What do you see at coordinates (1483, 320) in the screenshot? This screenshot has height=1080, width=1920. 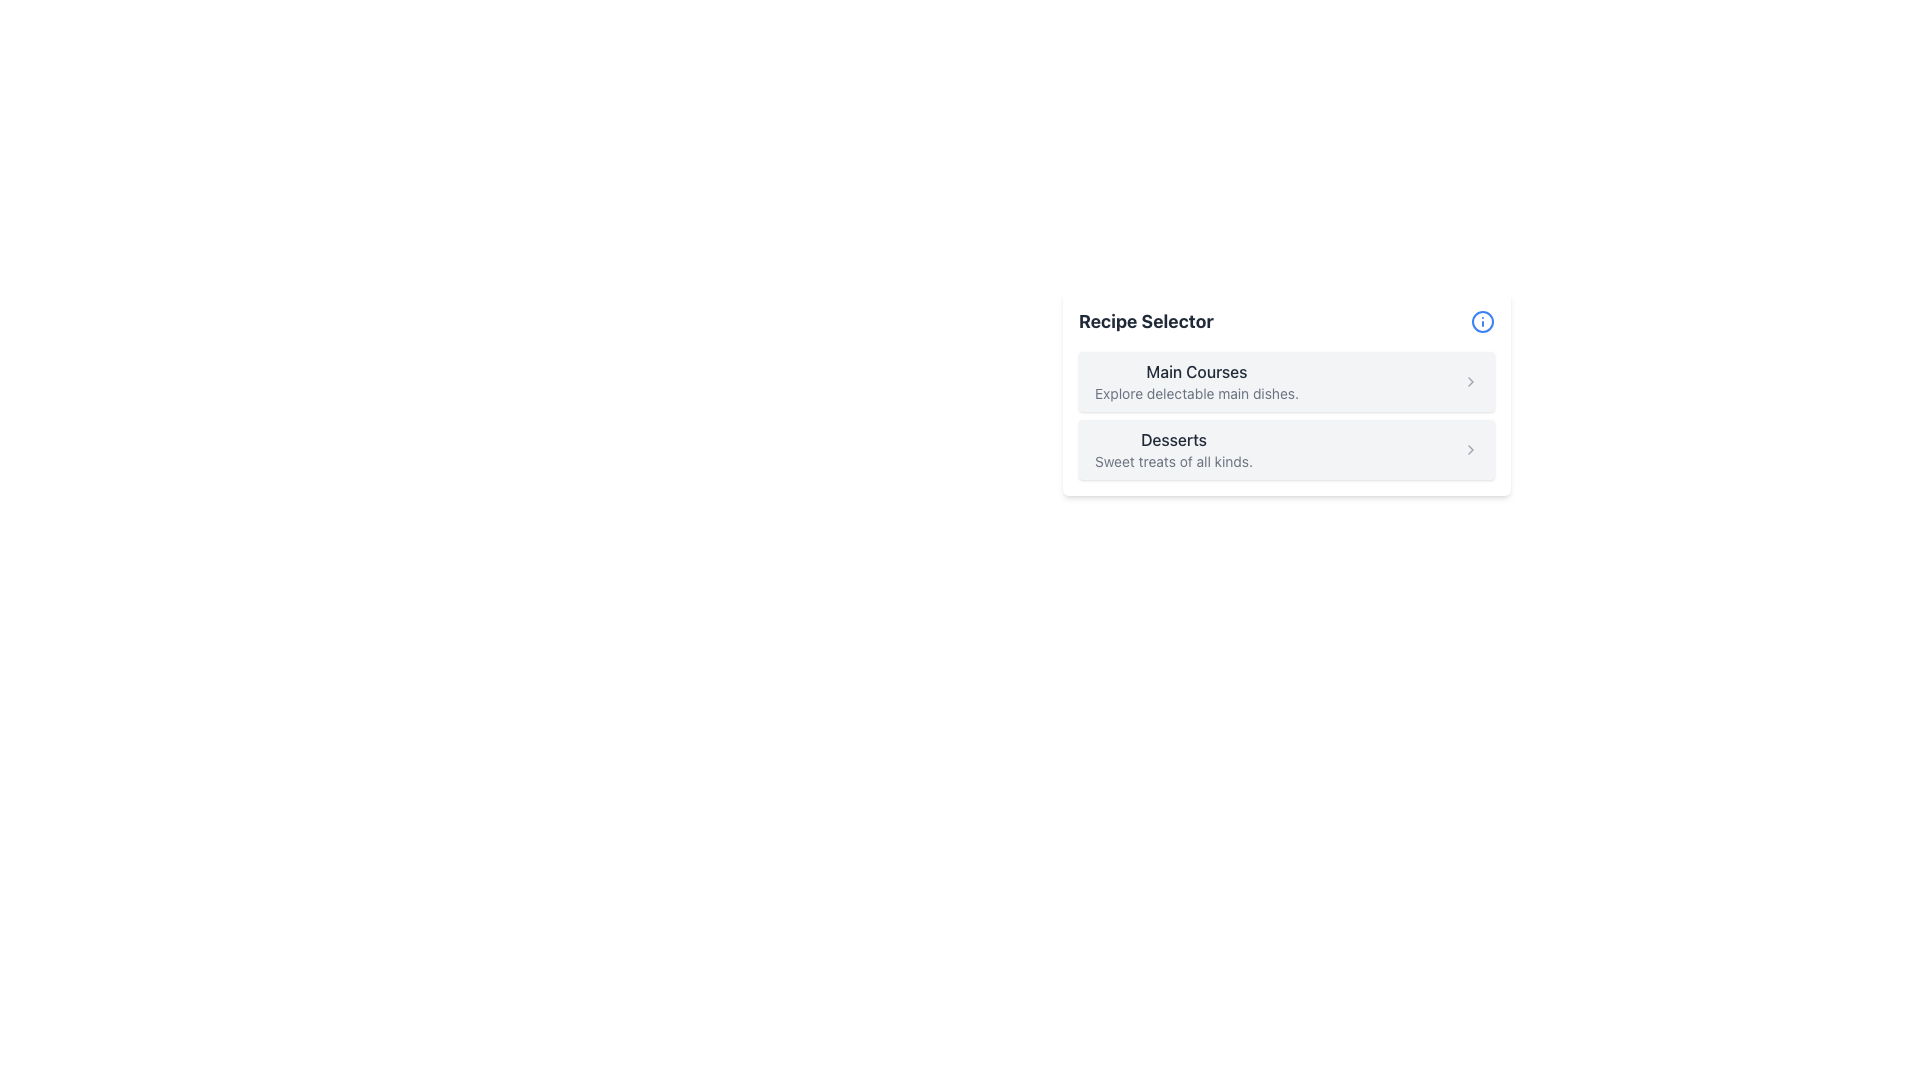 I see `the Information Icon located in the top-right corner of the 'Recipe Selector' section, adjacent to the title text 'Recipe Selector'` at bounding box center [1483, 320].